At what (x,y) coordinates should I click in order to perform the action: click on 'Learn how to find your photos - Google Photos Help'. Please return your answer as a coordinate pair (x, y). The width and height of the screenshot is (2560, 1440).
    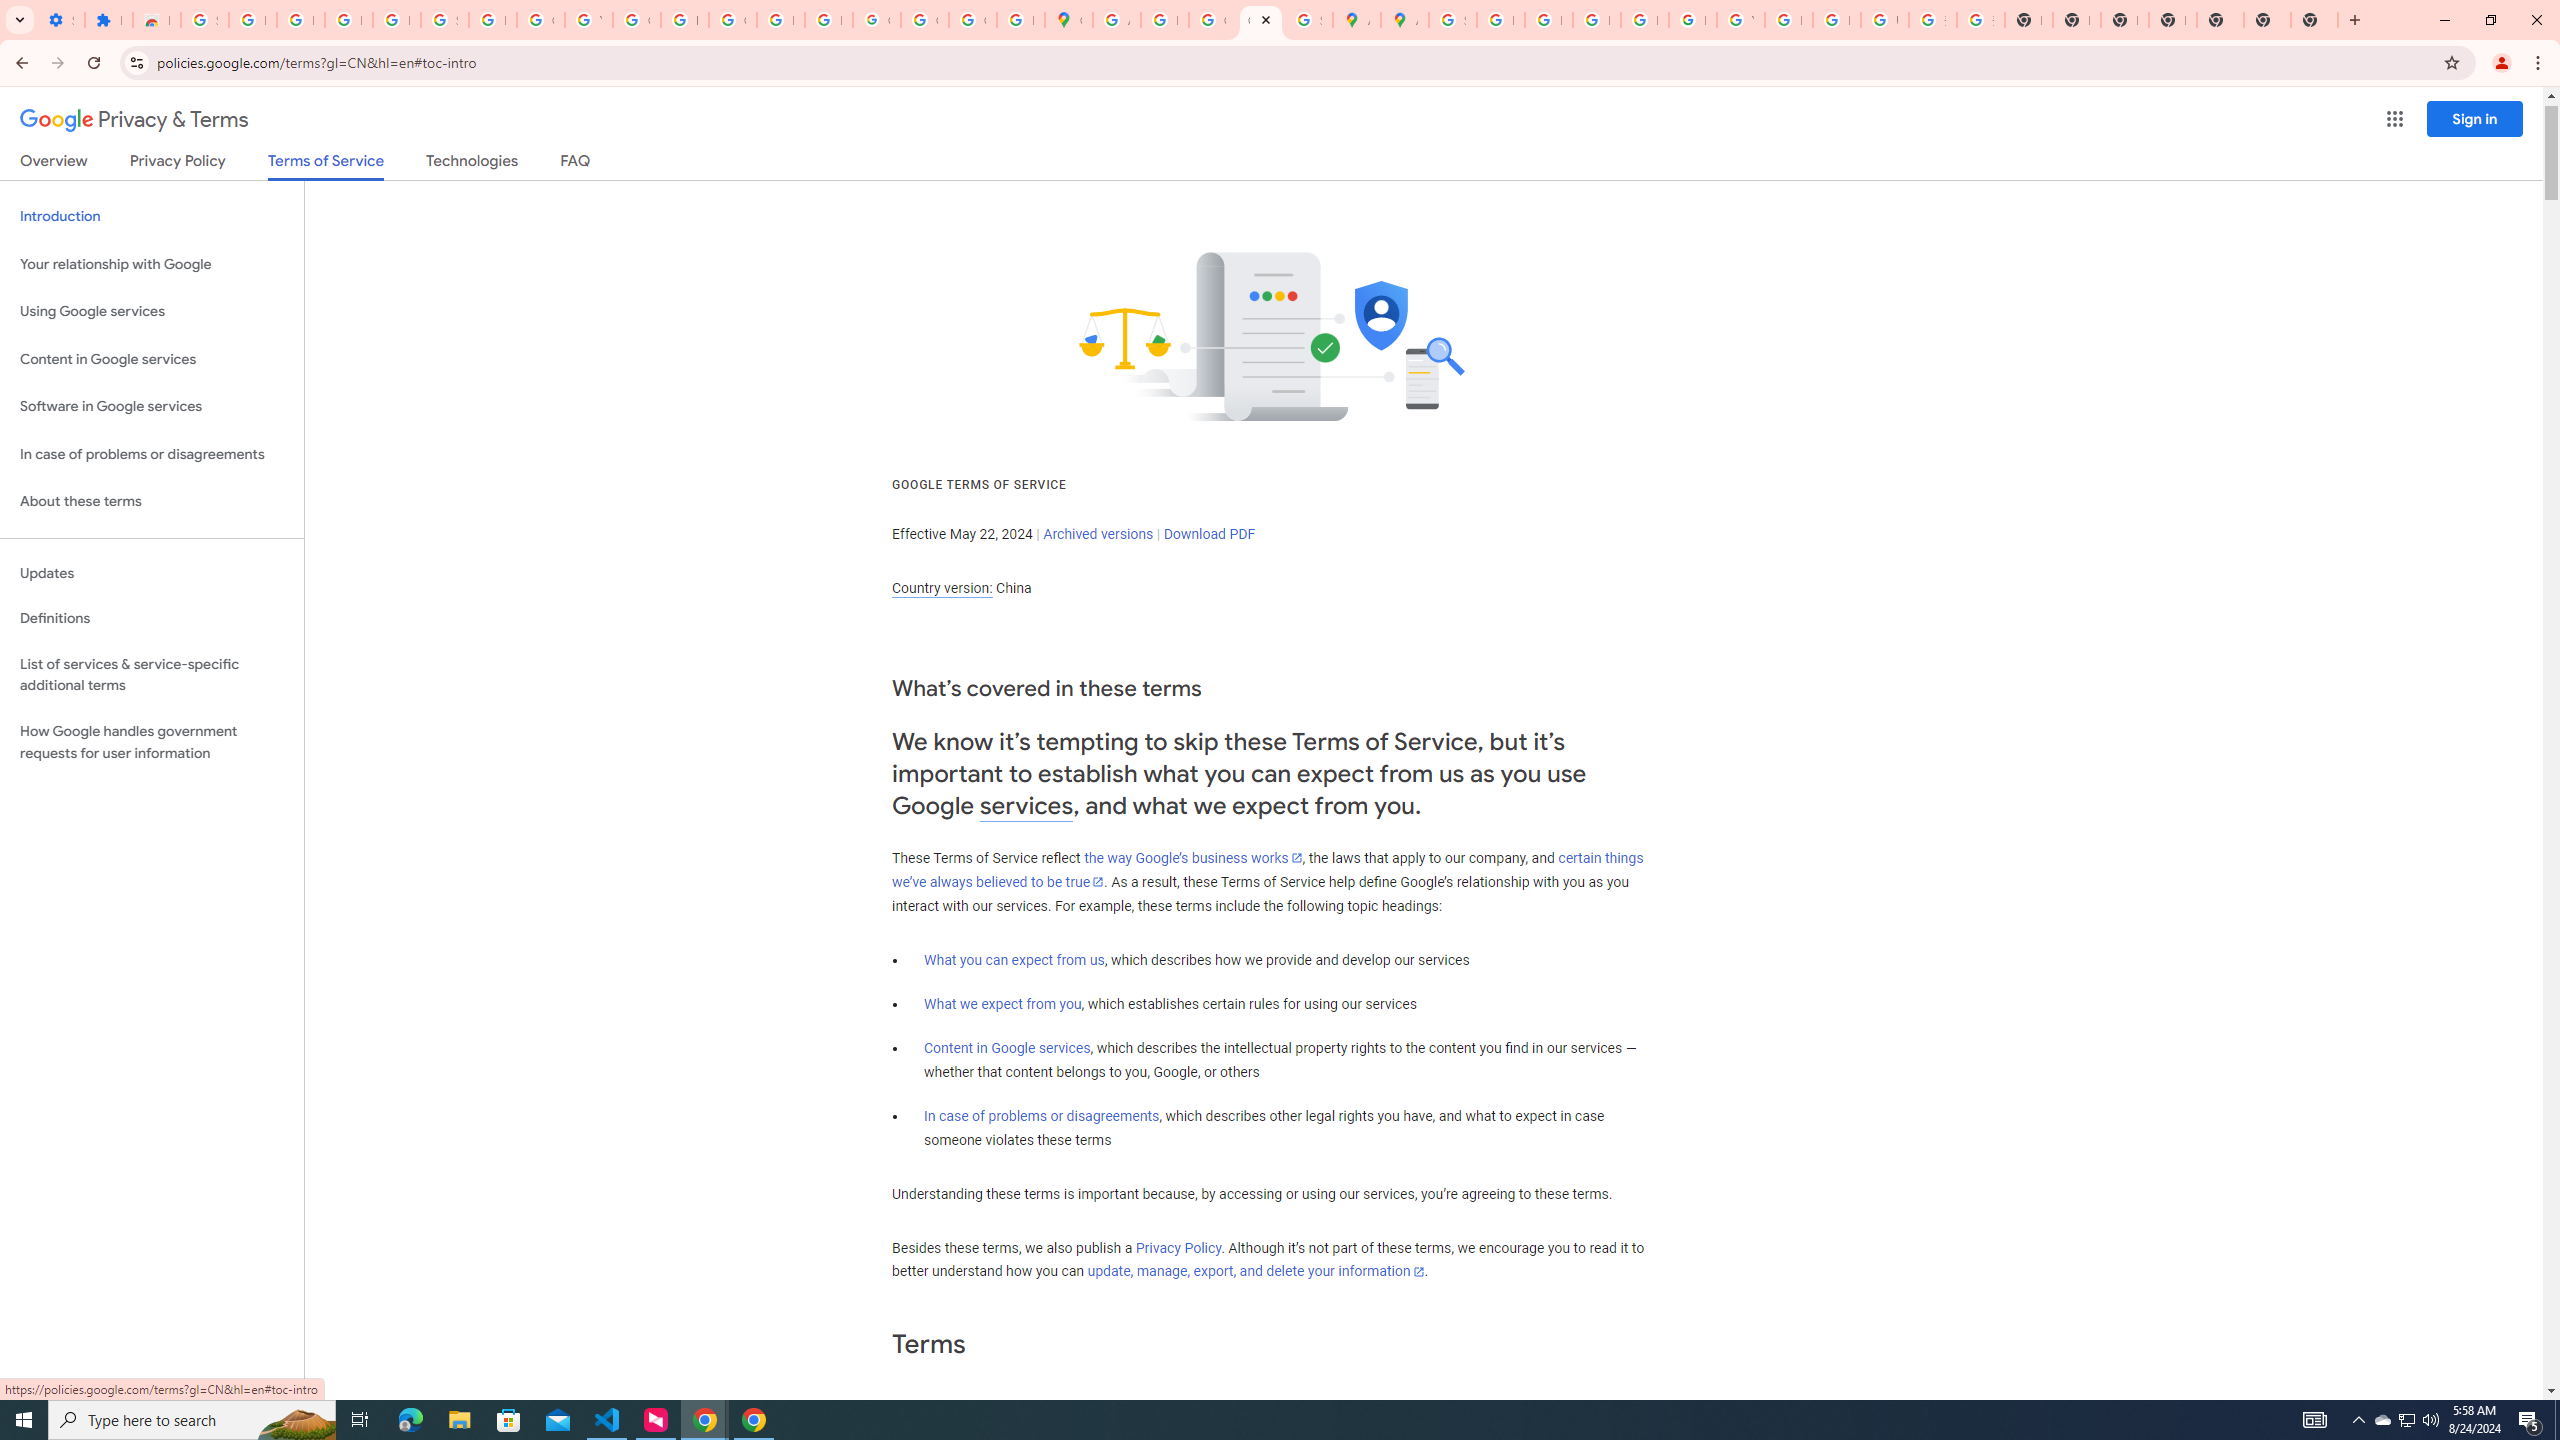
    Looking at the image, I should click on (347, 19).